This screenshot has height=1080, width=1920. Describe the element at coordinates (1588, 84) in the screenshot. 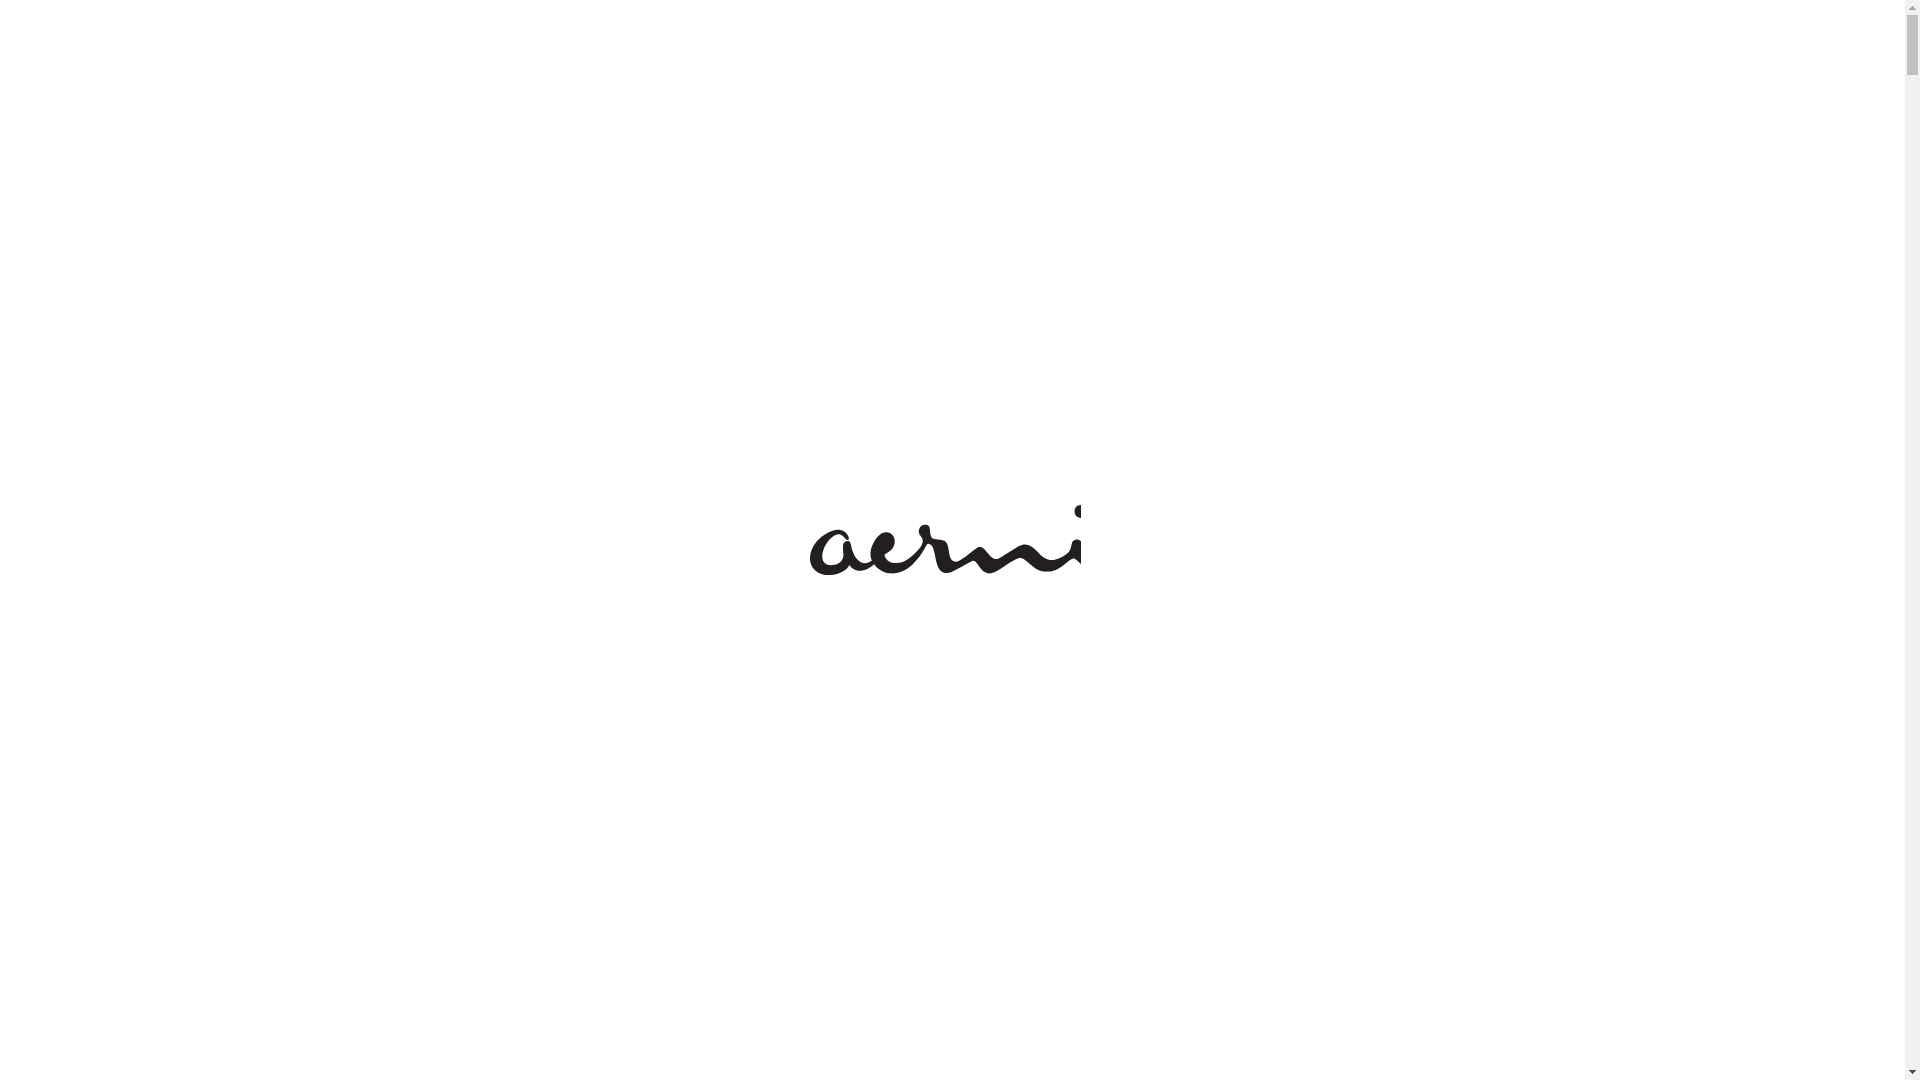

I see `'SPA'` at that location.